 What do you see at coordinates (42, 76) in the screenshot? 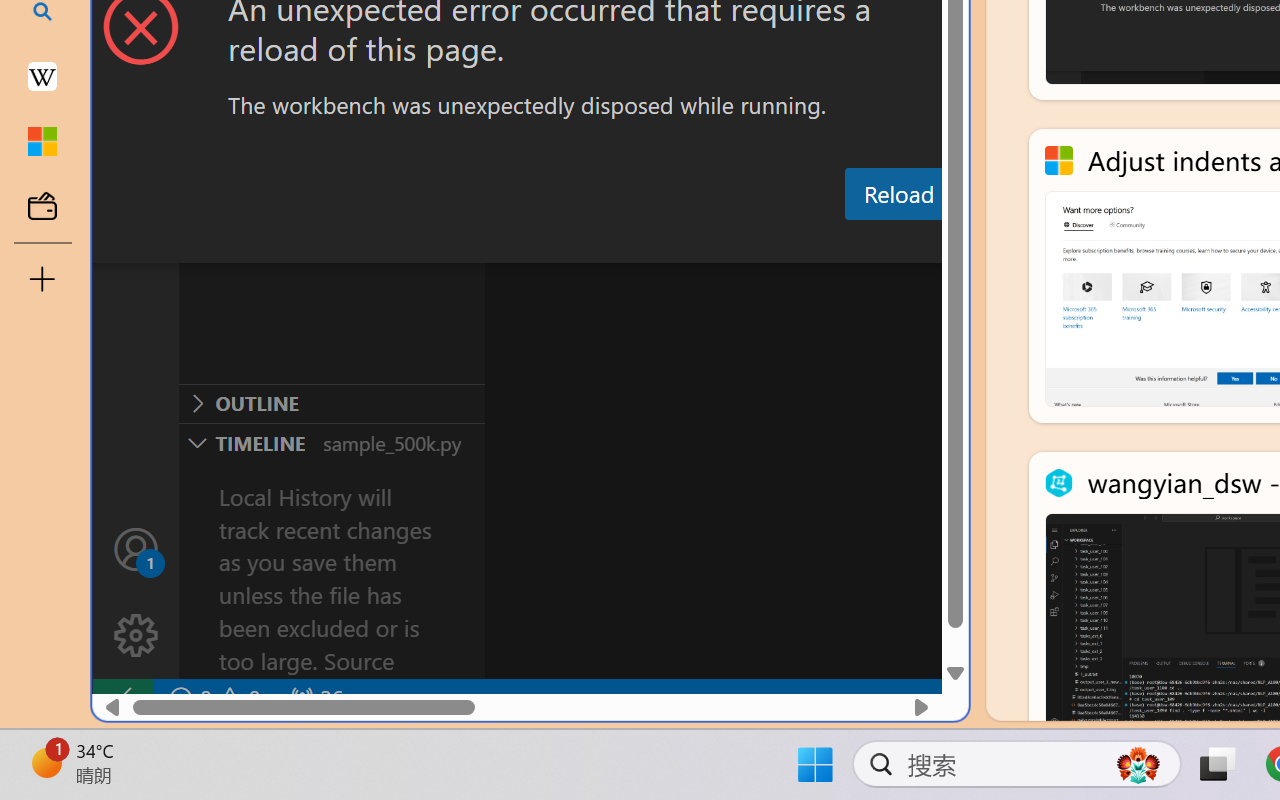
I see `'Earth - Wikipedia'` at bounding box center [42, 76].